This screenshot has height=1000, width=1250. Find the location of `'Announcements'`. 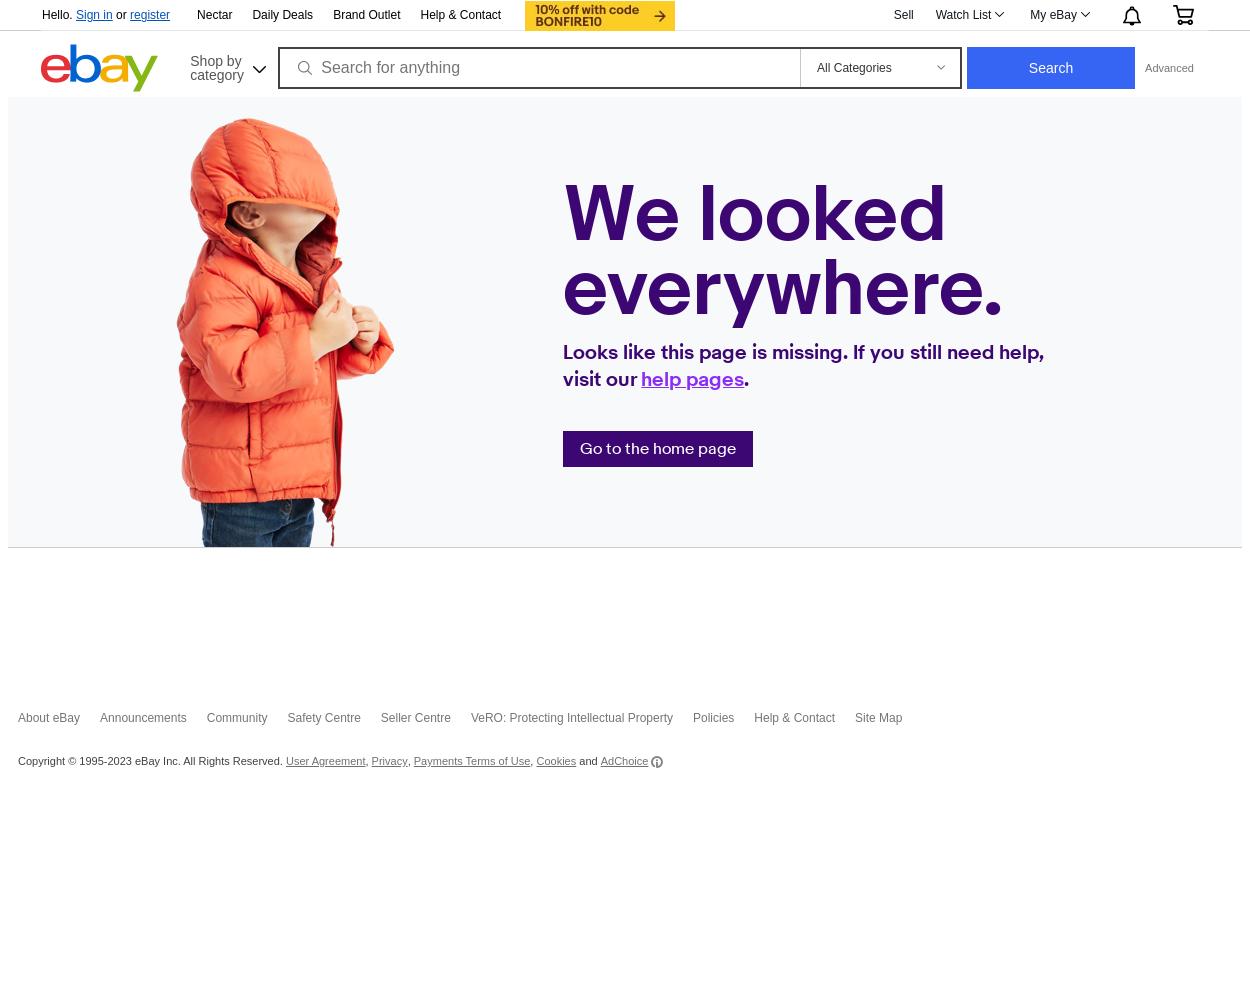

'Announcements' is located at coordinates (143, 717).